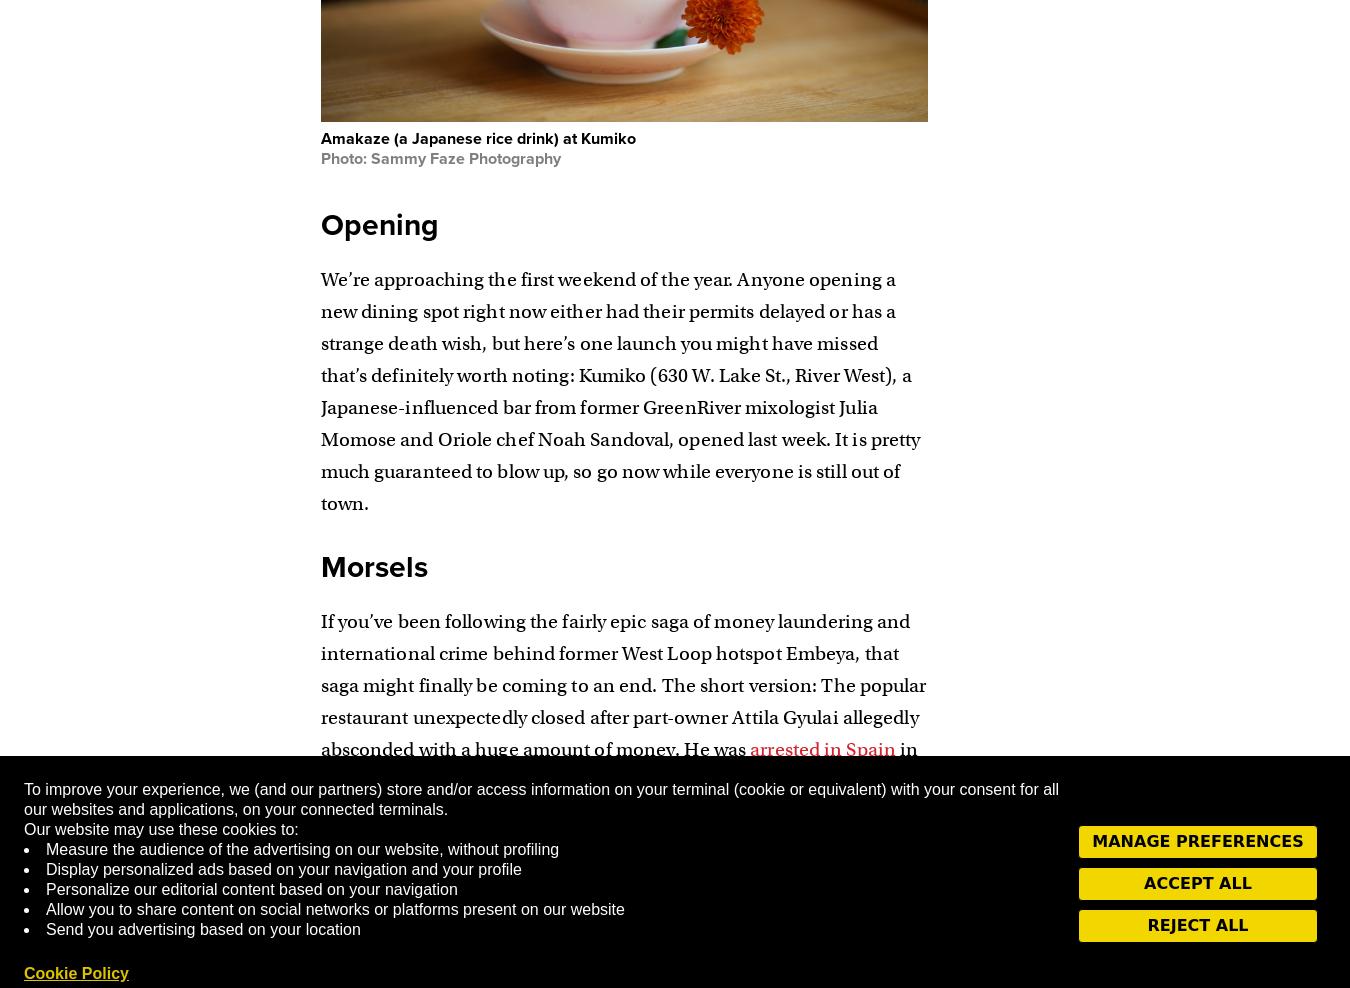 The height and width of the screenshot is (988, 1350). Describe the element at coordinates (318, 685) in the screenshot. I see `'If you’ve been following the fairly epic saga of money laundering and international crime behind former West Loop hotspot Embeya, that saga might finally be coming to an end. The short version: The popular restaurant unexpectedly closed after part-owner Attila Gyulai allegedly absconded with a huge amount of money. He was'` at that location.